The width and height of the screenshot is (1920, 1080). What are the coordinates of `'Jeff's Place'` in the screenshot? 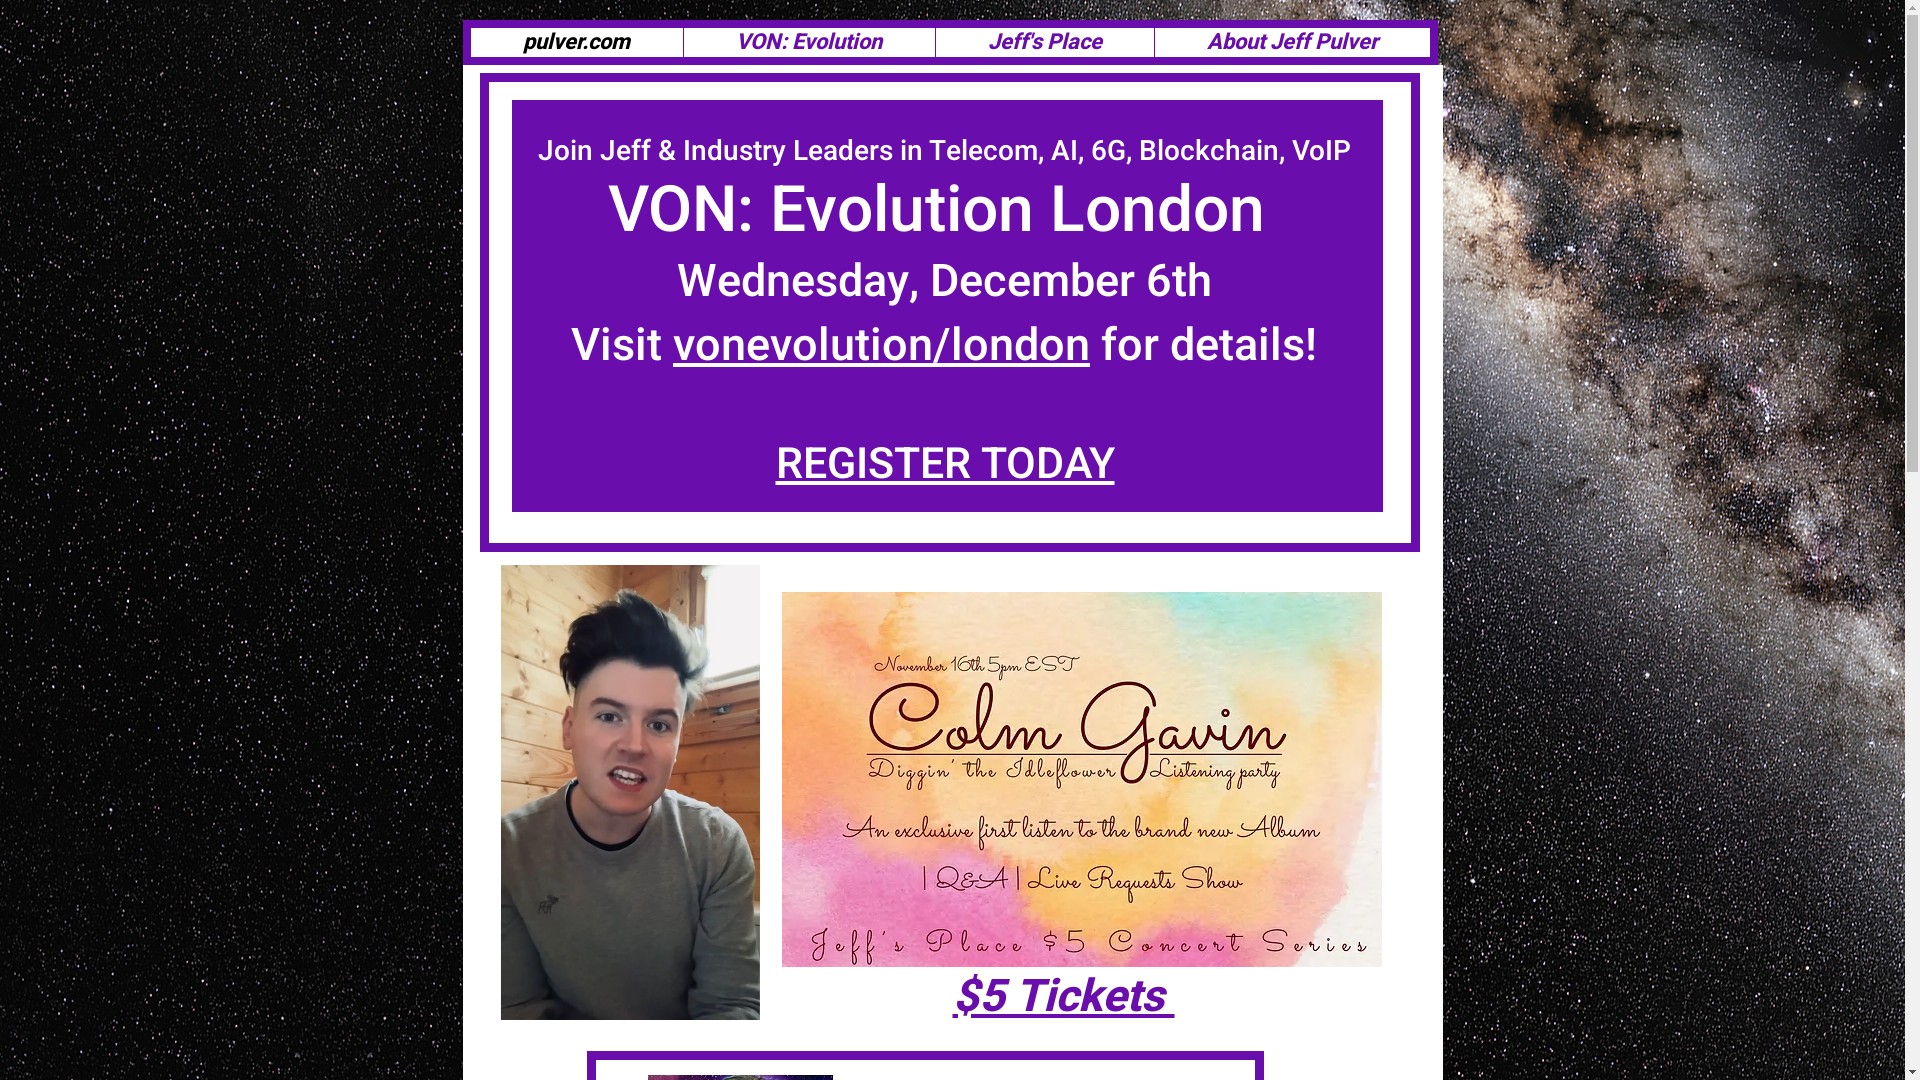 It's located at (1042, 42).